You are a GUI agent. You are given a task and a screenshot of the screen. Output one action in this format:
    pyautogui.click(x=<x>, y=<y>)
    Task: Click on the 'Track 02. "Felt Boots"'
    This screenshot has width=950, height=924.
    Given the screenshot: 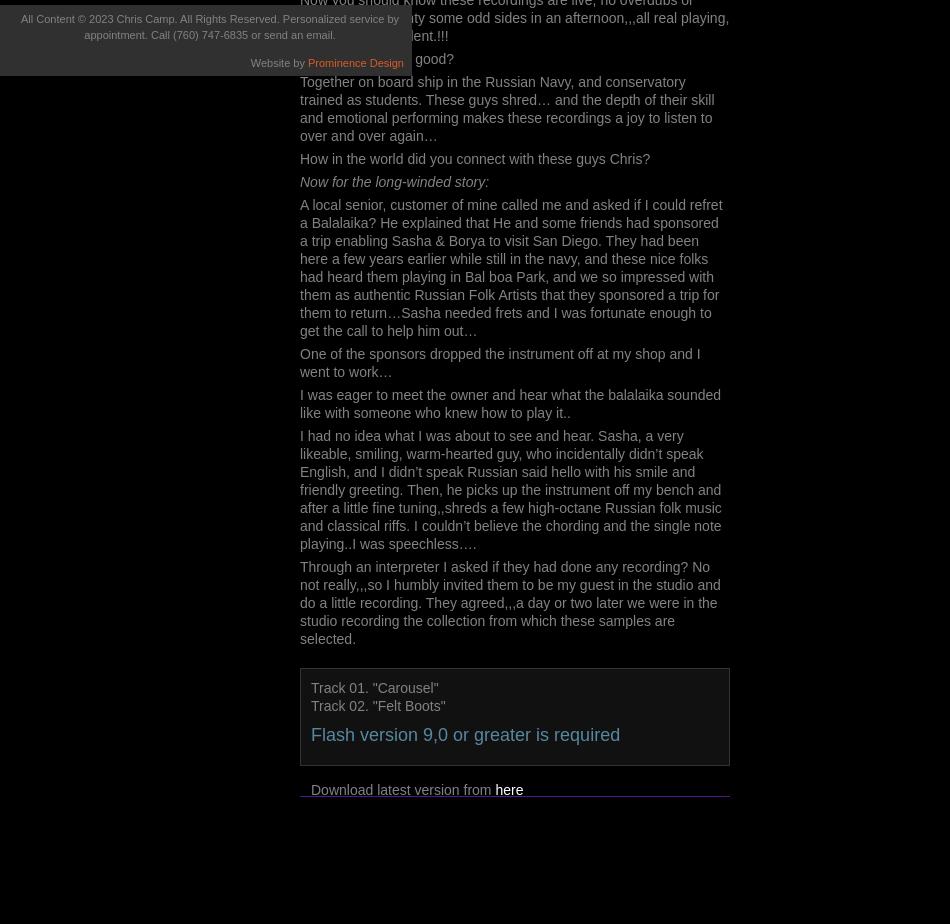 What is the action you would take?
    pyautogui.click(x=377, y=706)
    